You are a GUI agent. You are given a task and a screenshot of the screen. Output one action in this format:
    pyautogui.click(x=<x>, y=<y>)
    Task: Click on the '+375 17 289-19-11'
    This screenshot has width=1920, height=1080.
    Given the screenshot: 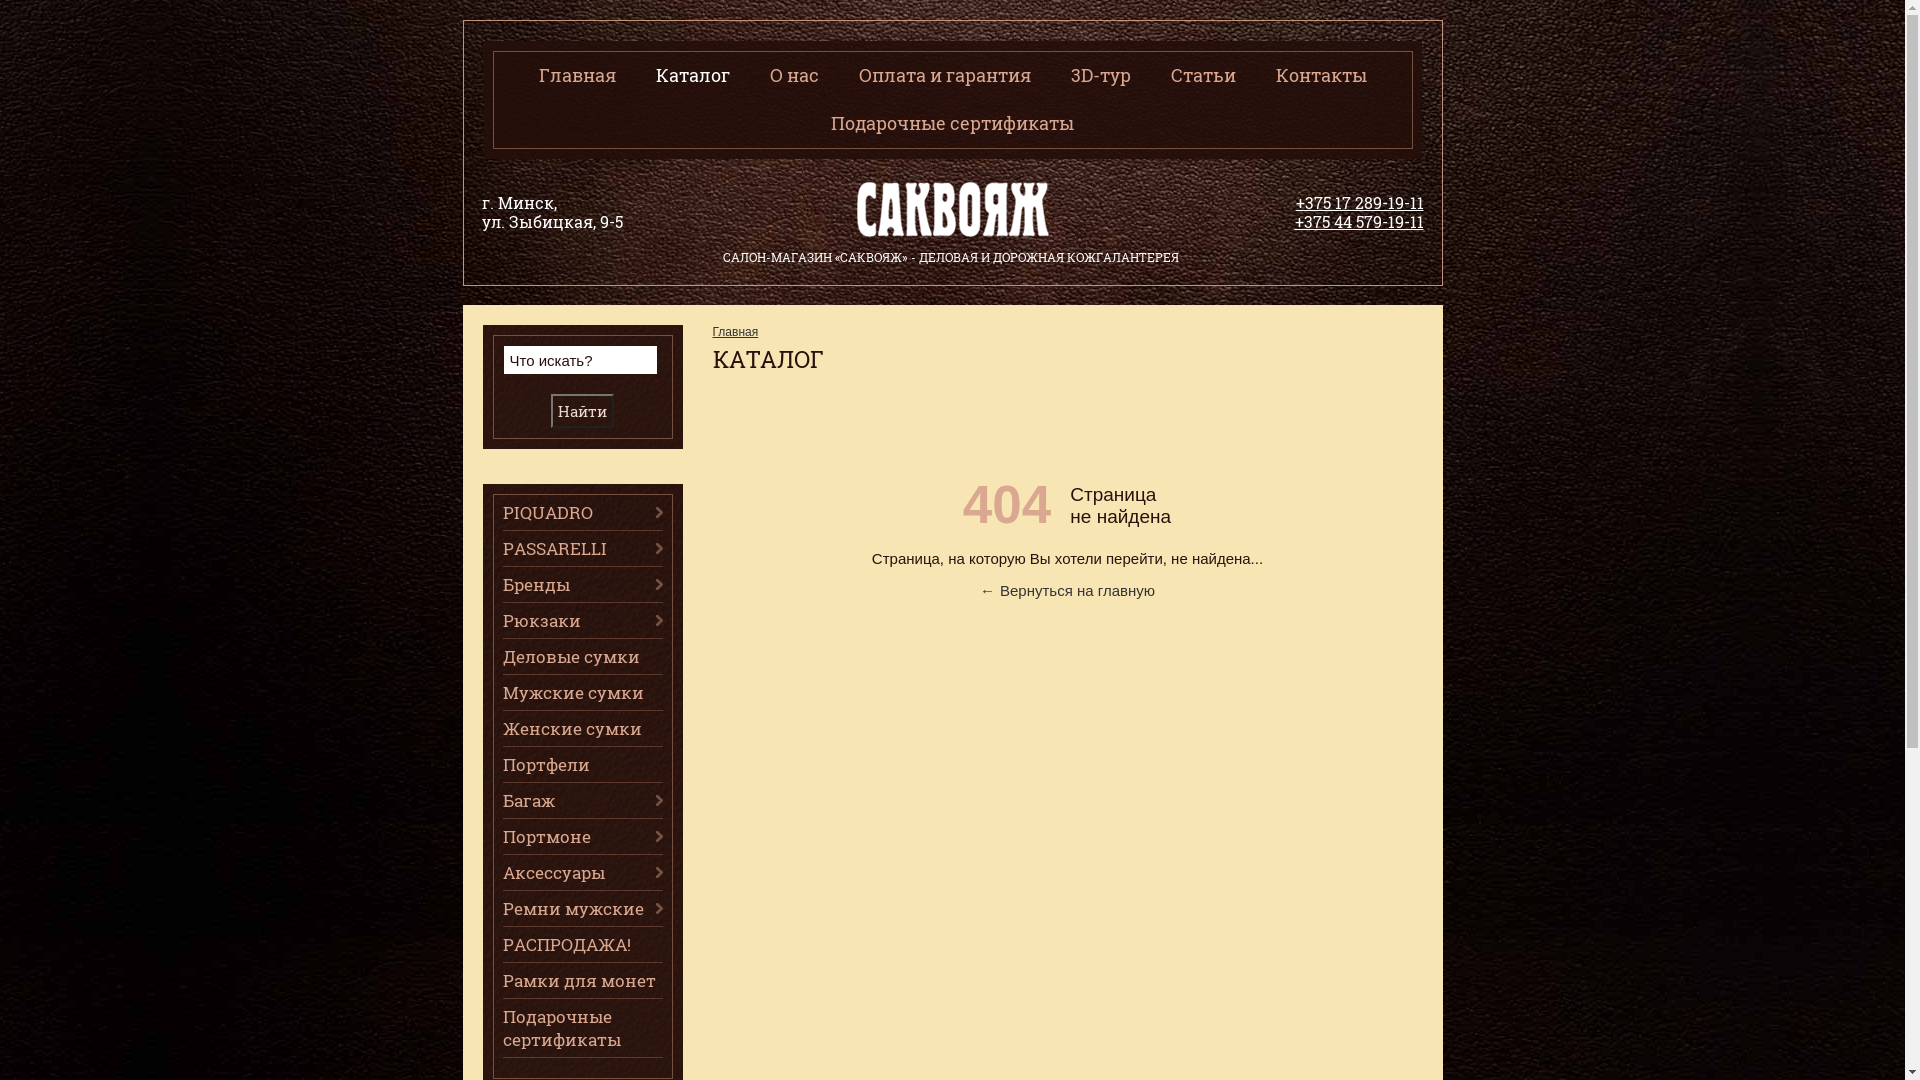 What is the action you would take?
    pyautogui.click(x=1296, y=202)
    